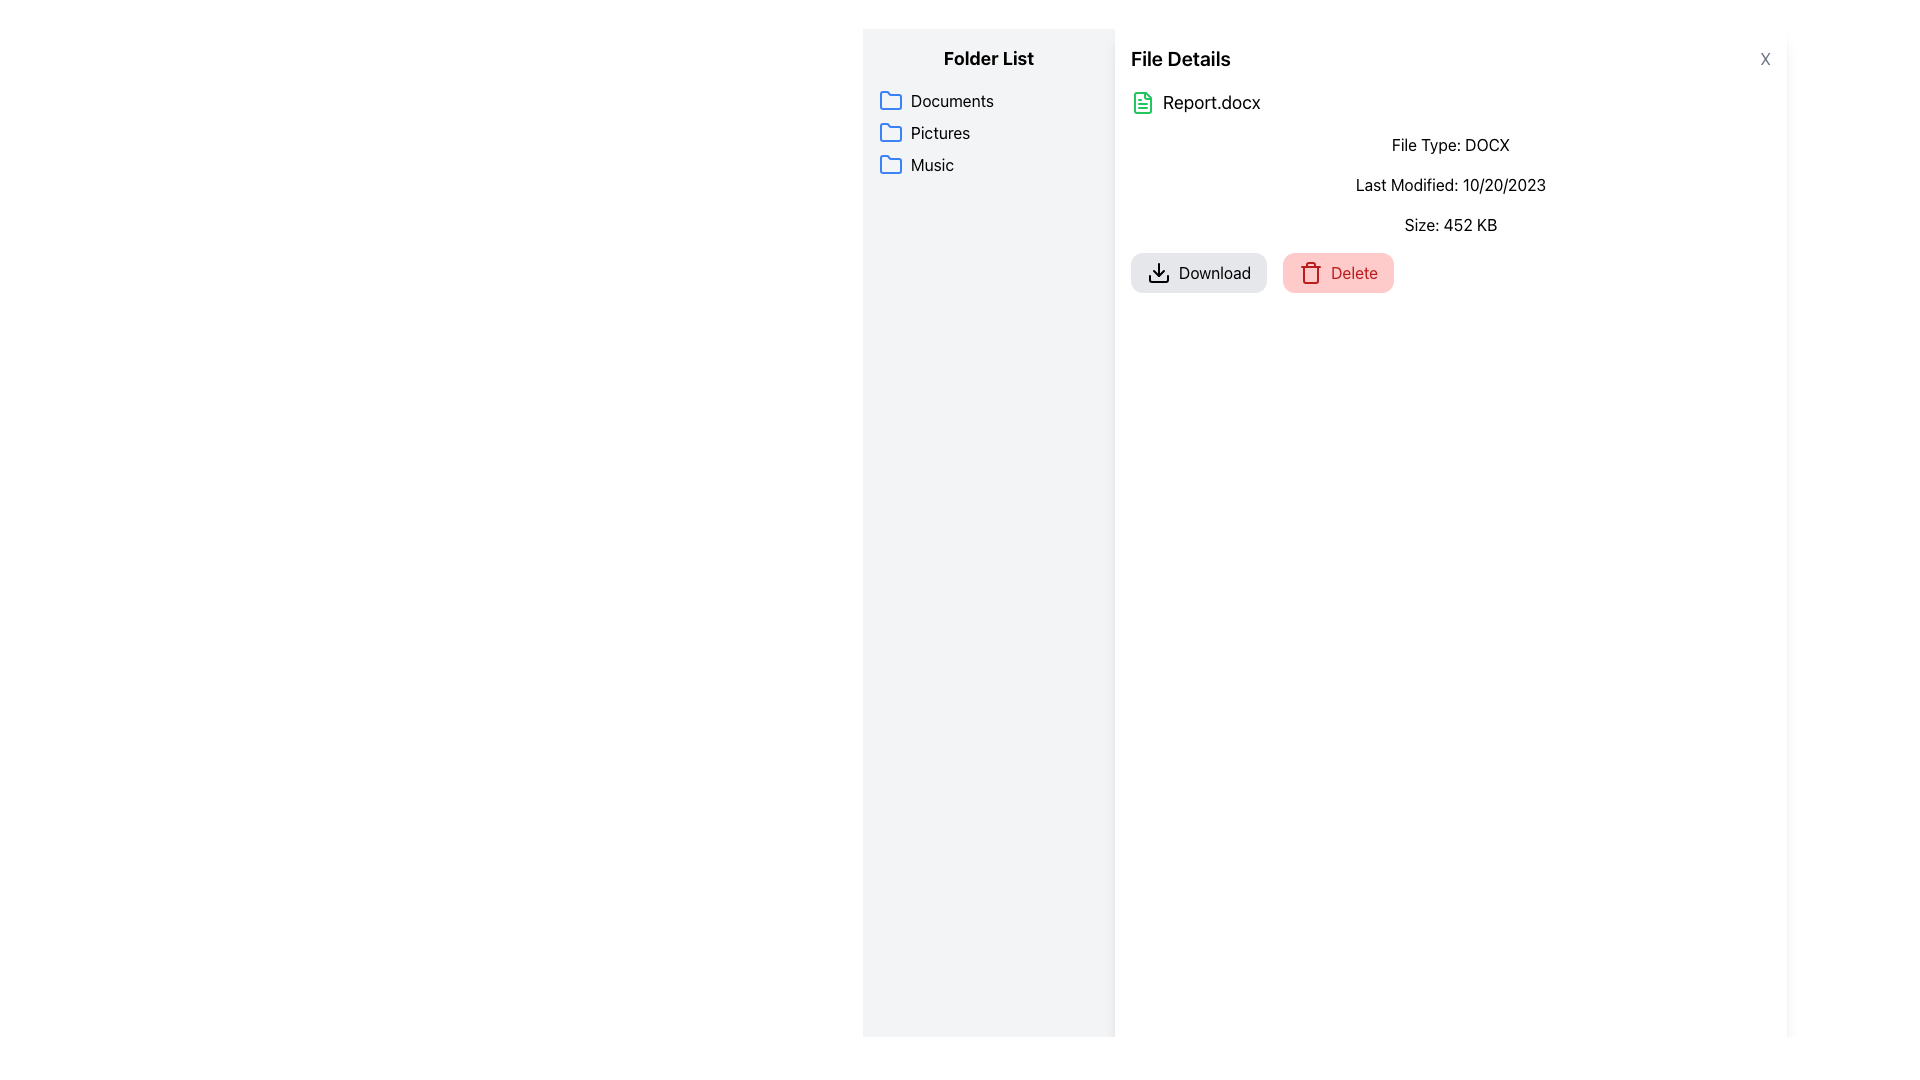 The width and height of the screenshot is (1920, 1080). I want to click on the 'Pictures' folder link located in the left-aligned sidebar under 'Documents' and above 'Music', so click(988, 132).